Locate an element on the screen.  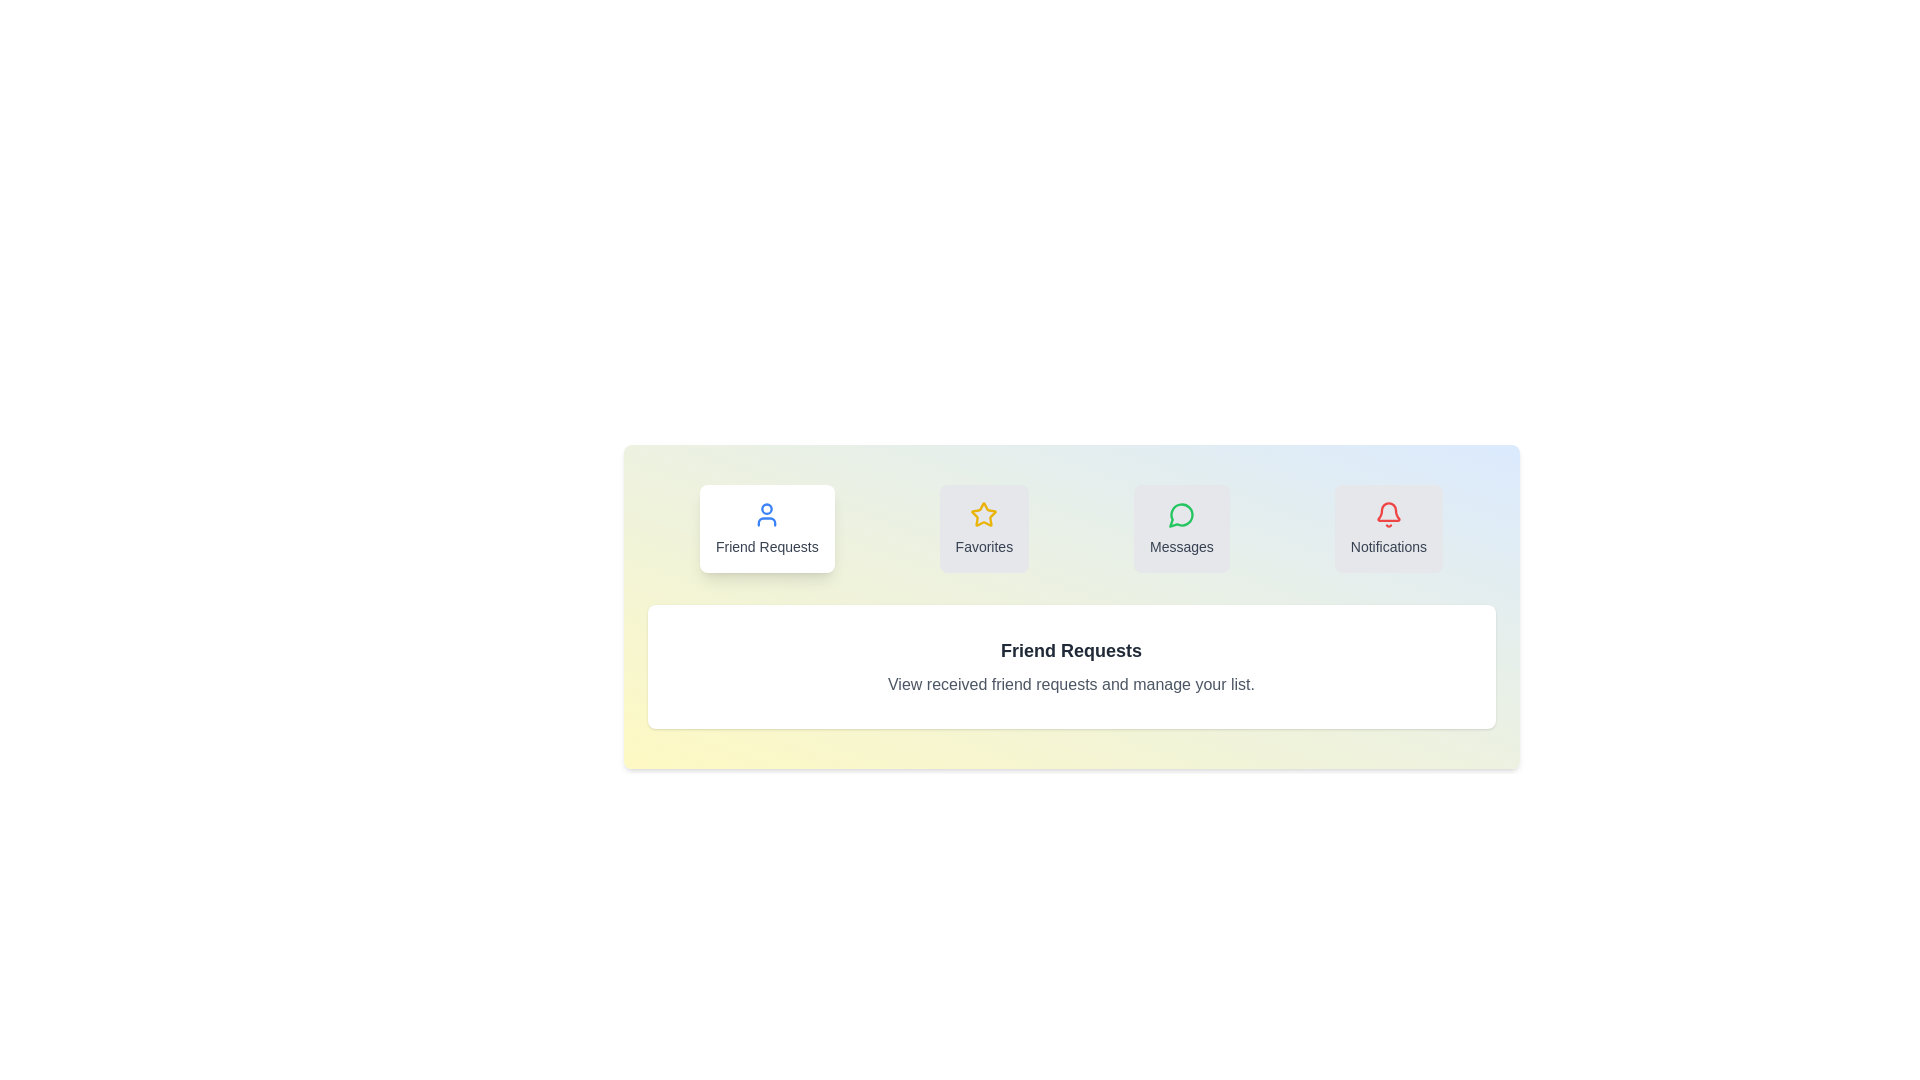
the 'Messages' tab to activate it is located at coordinates (1181, 527).